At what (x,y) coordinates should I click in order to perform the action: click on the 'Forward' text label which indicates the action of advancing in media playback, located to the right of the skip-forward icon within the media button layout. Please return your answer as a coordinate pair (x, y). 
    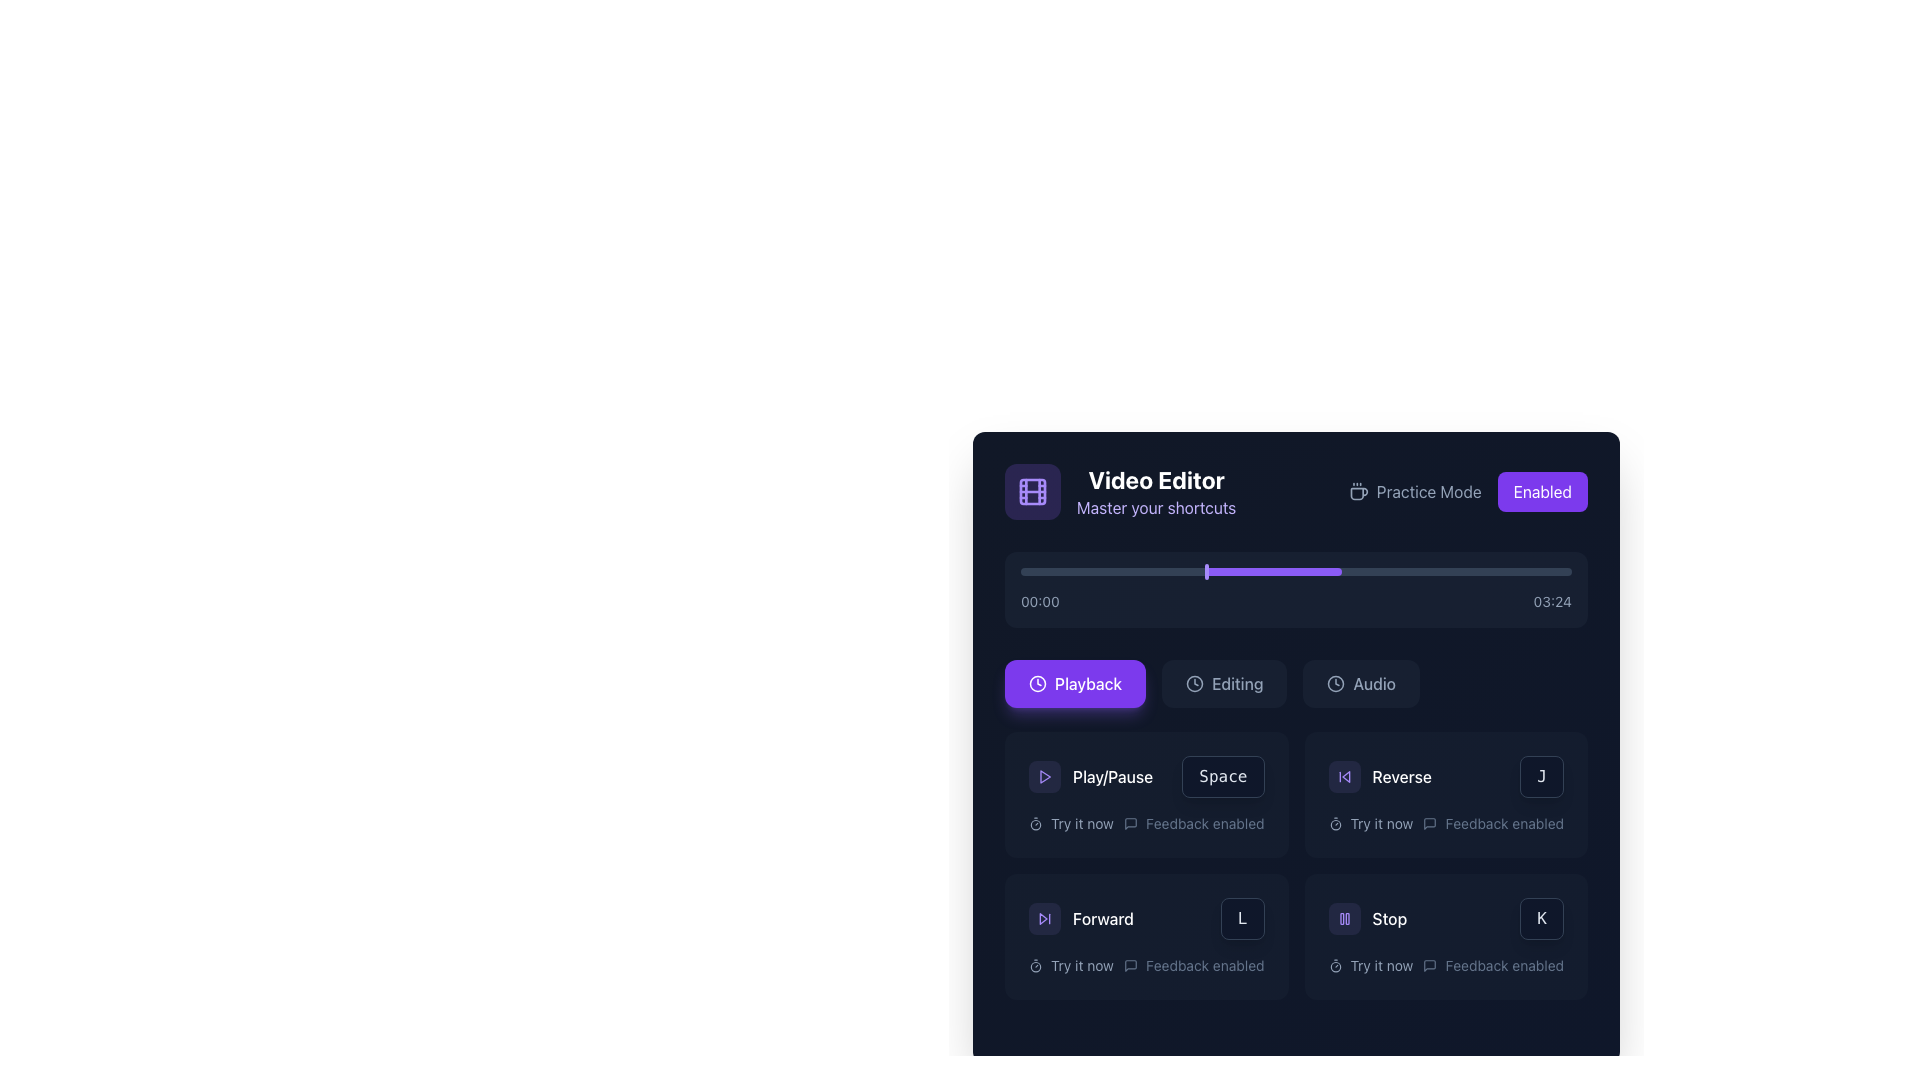
    Looking at the image, I should click on (1102, 918).